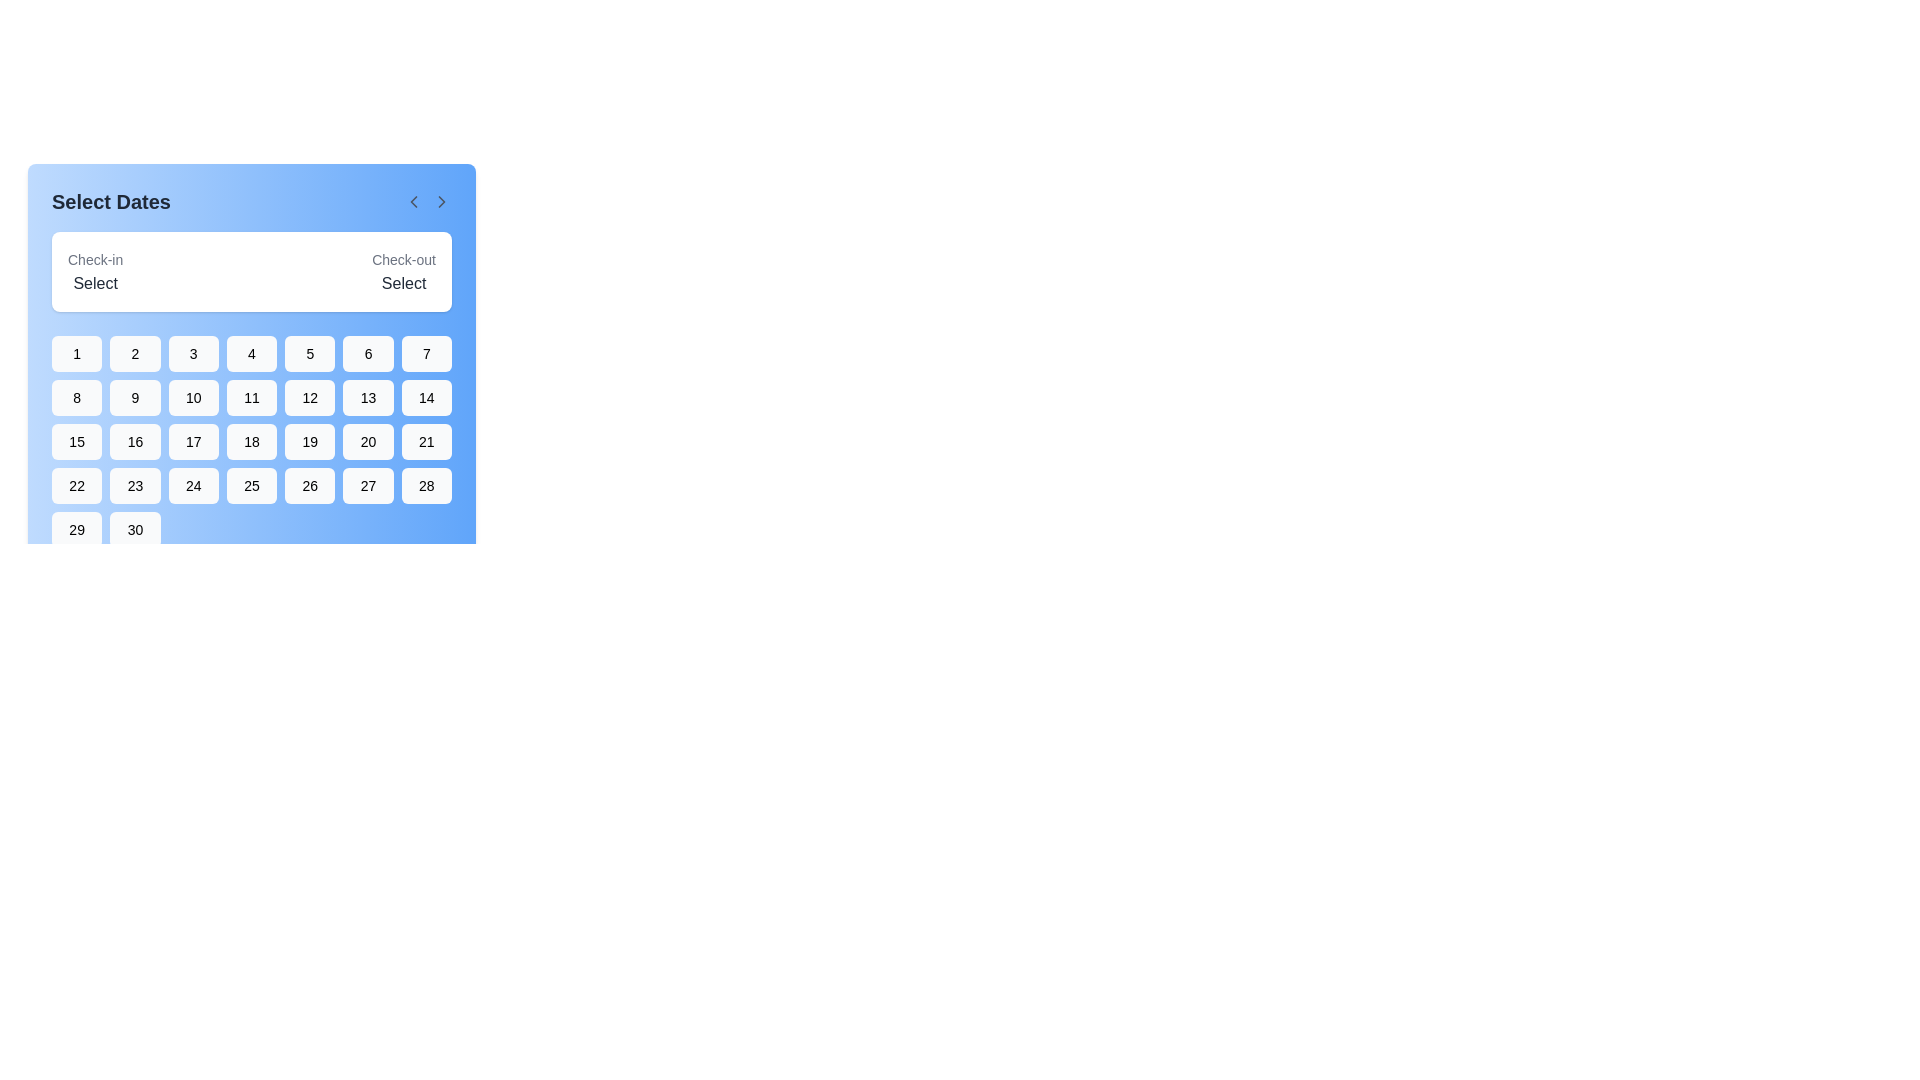  Describe the element at coordinates (403, 272) in the screenshot. I see `the button labeled 'Select' under the 'Check-out' section to receive additional details or highlights` at that location.